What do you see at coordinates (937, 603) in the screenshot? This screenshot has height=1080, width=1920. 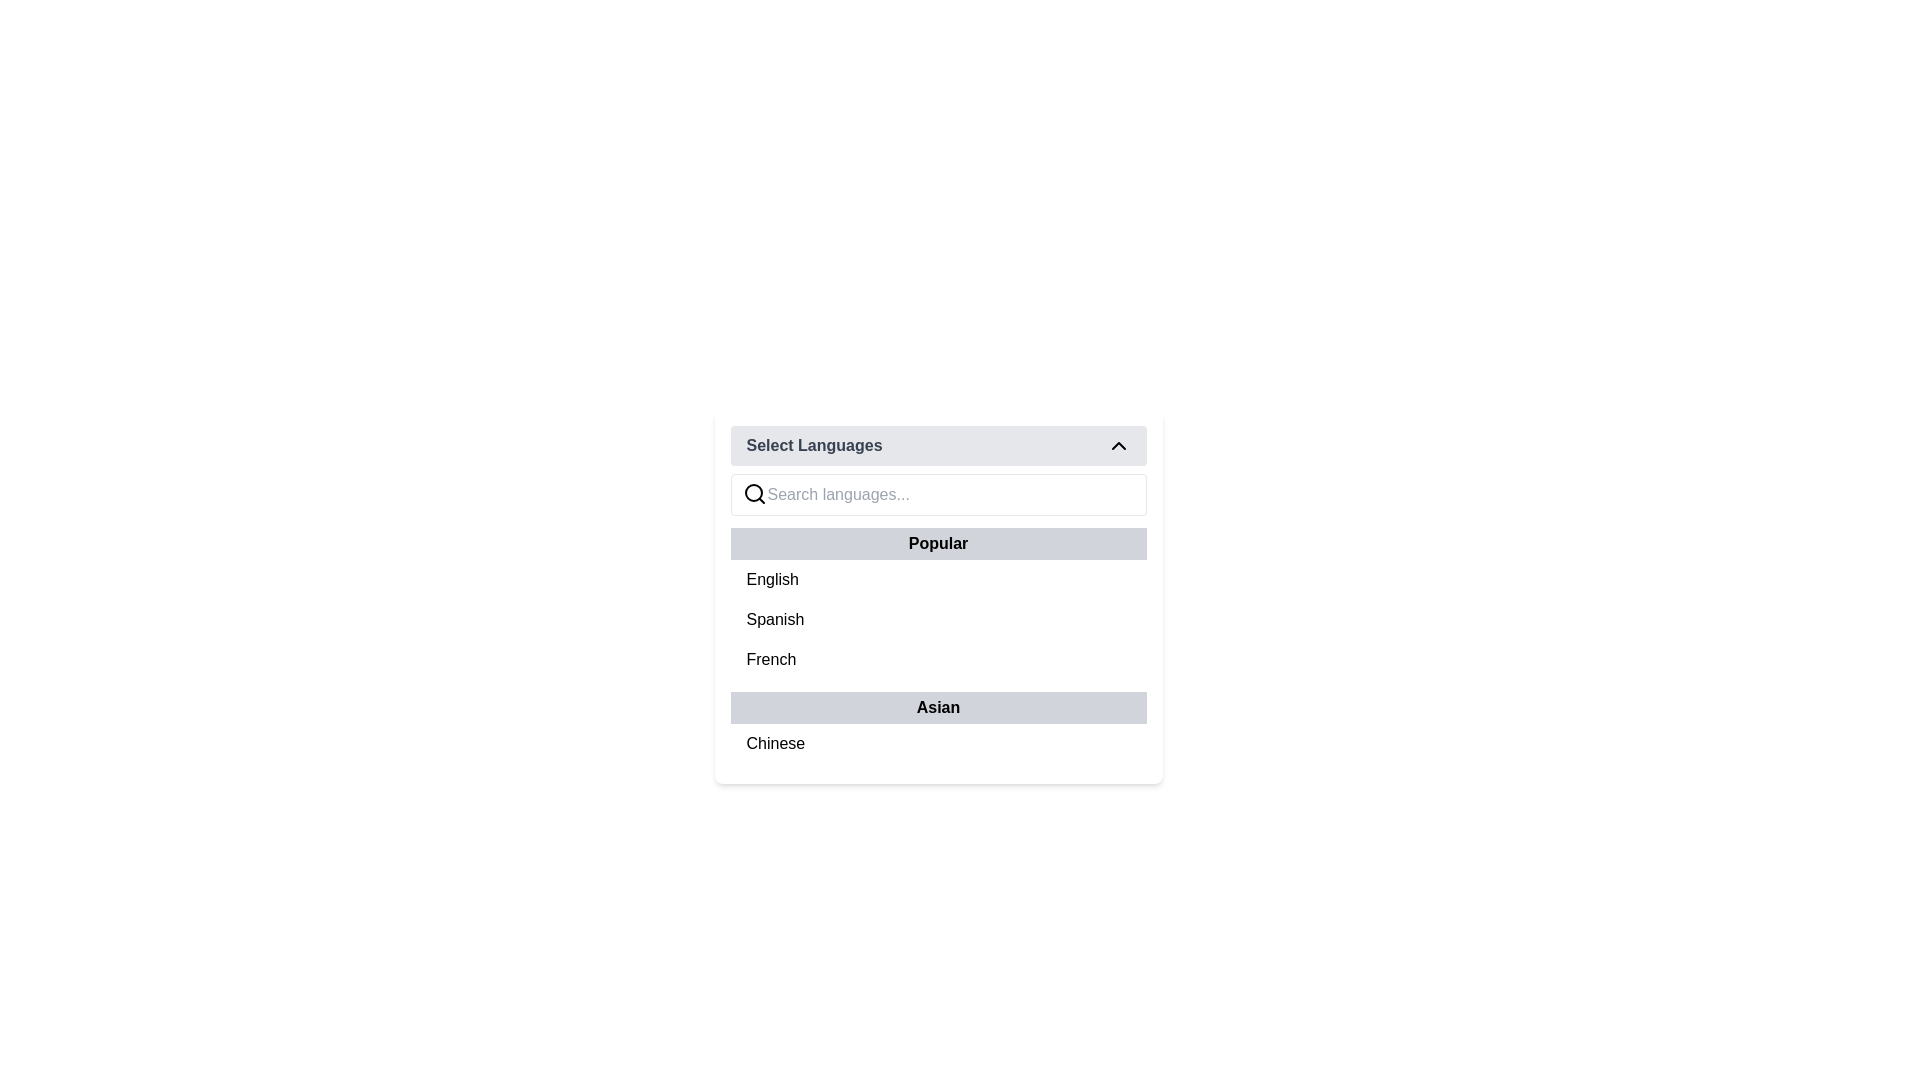 I see `the 'Popular' list section which includes 'English', 'Spanish', and 'French', distinctly titled with a gray background and bold font` at bounding box center [937, 603].